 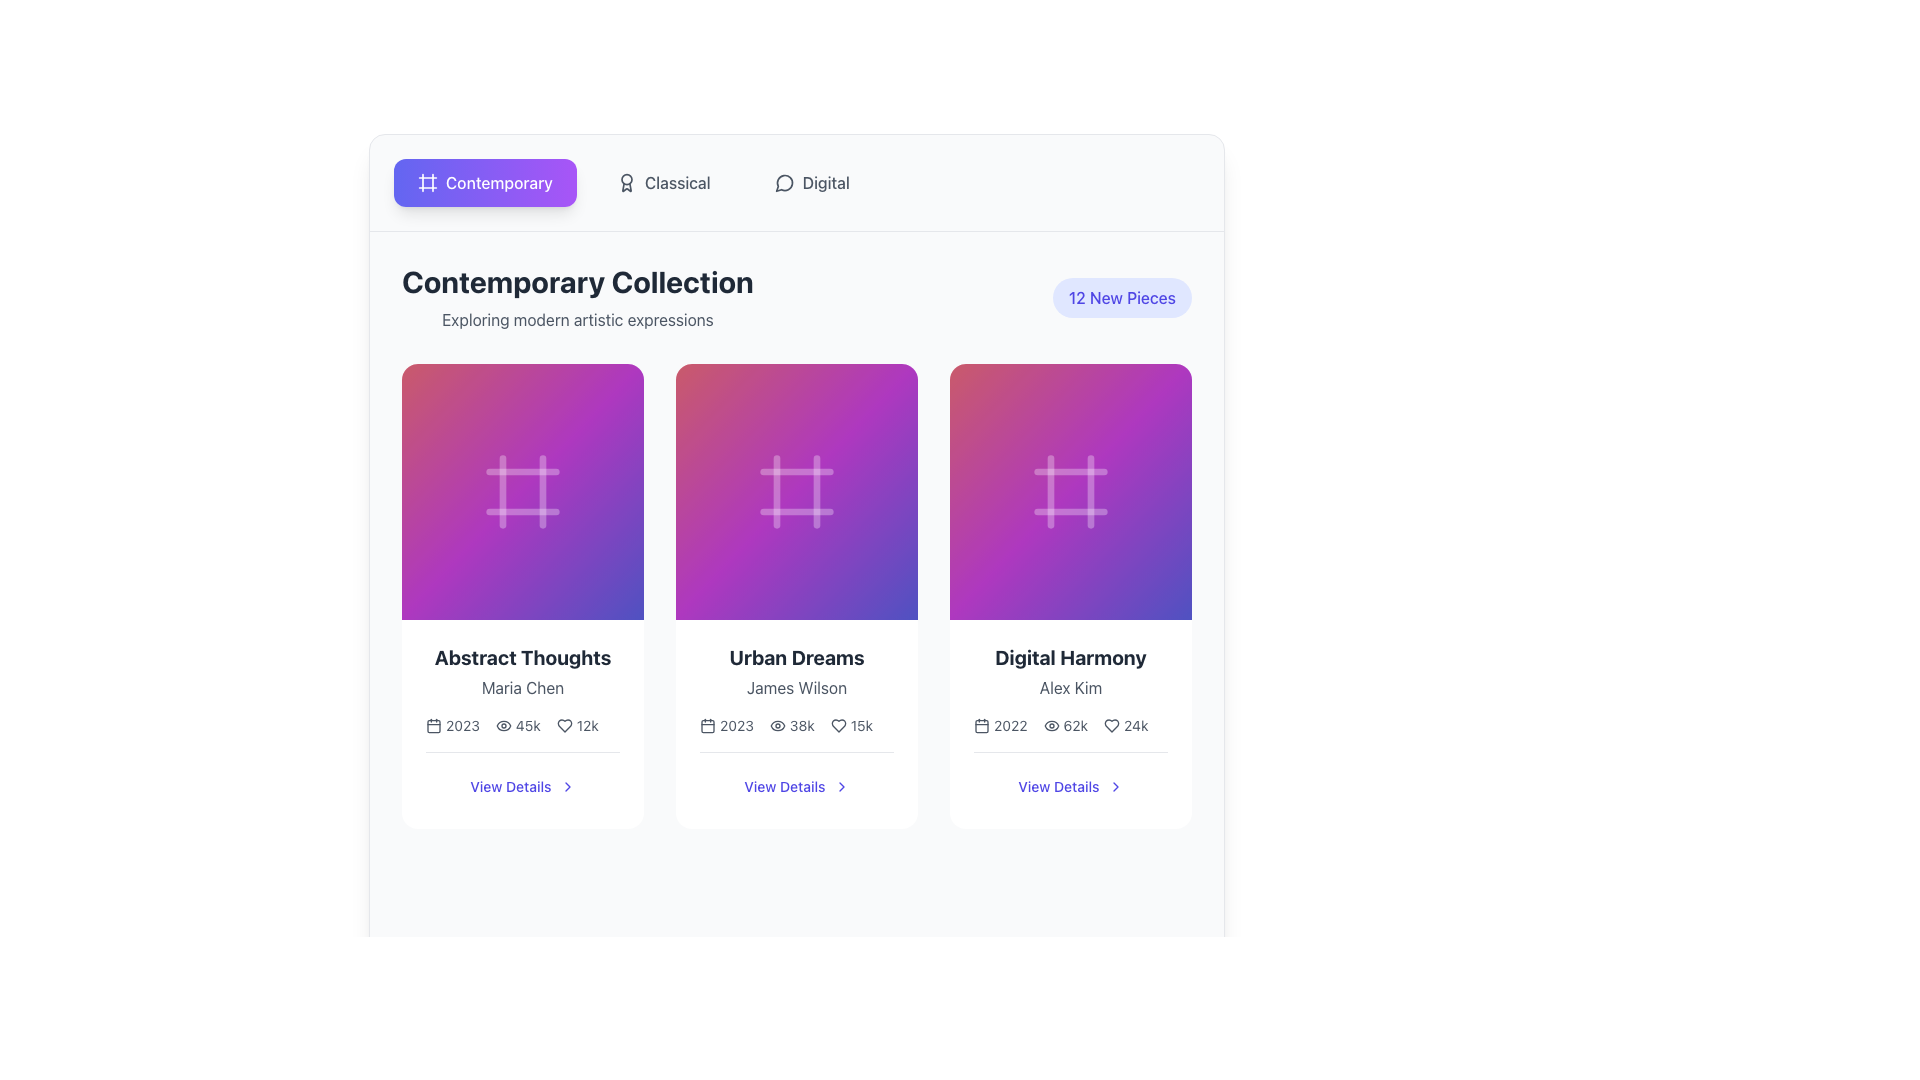 I want to click on metadata display for the 'Digital Harmony' item, which shows its year, number of views, and number of likes, located above the 'View Details' link, so click(x=1060, y=725).